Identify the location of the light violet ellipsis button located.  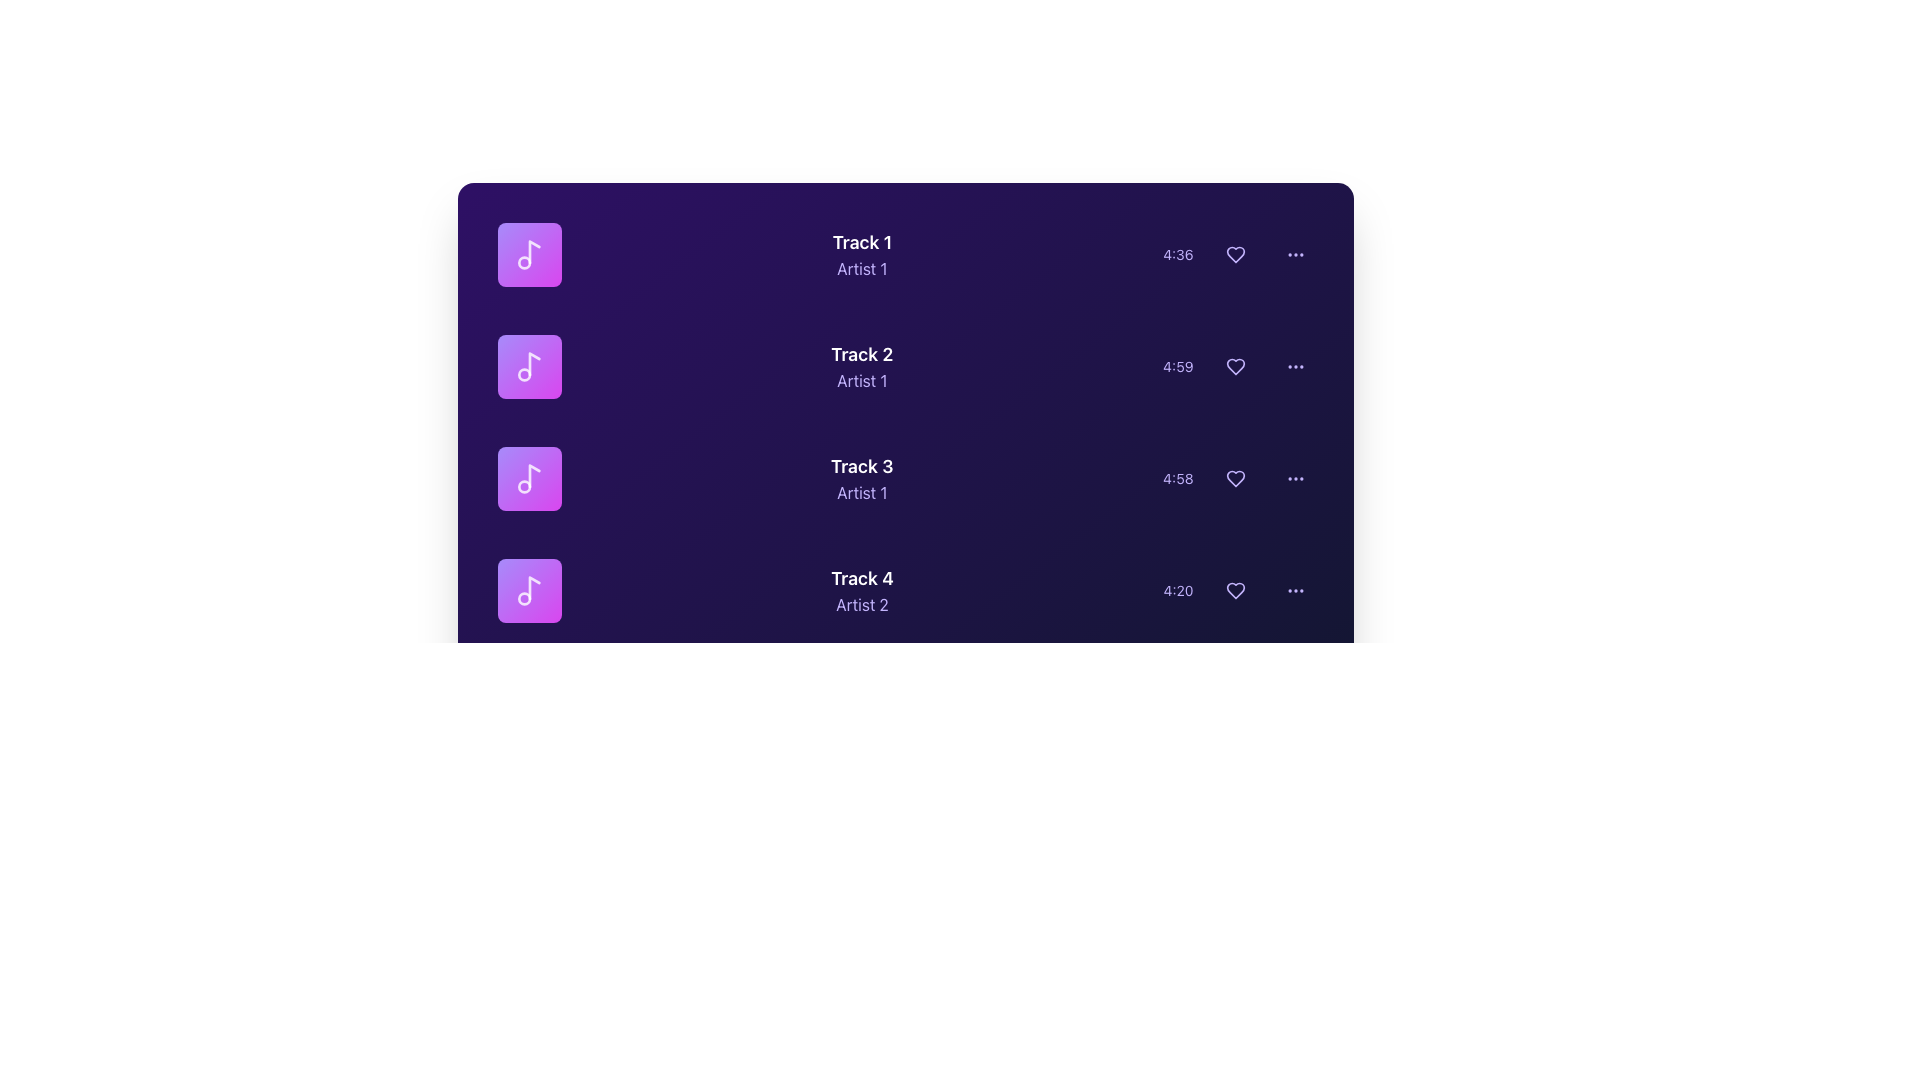
(1295, 253).